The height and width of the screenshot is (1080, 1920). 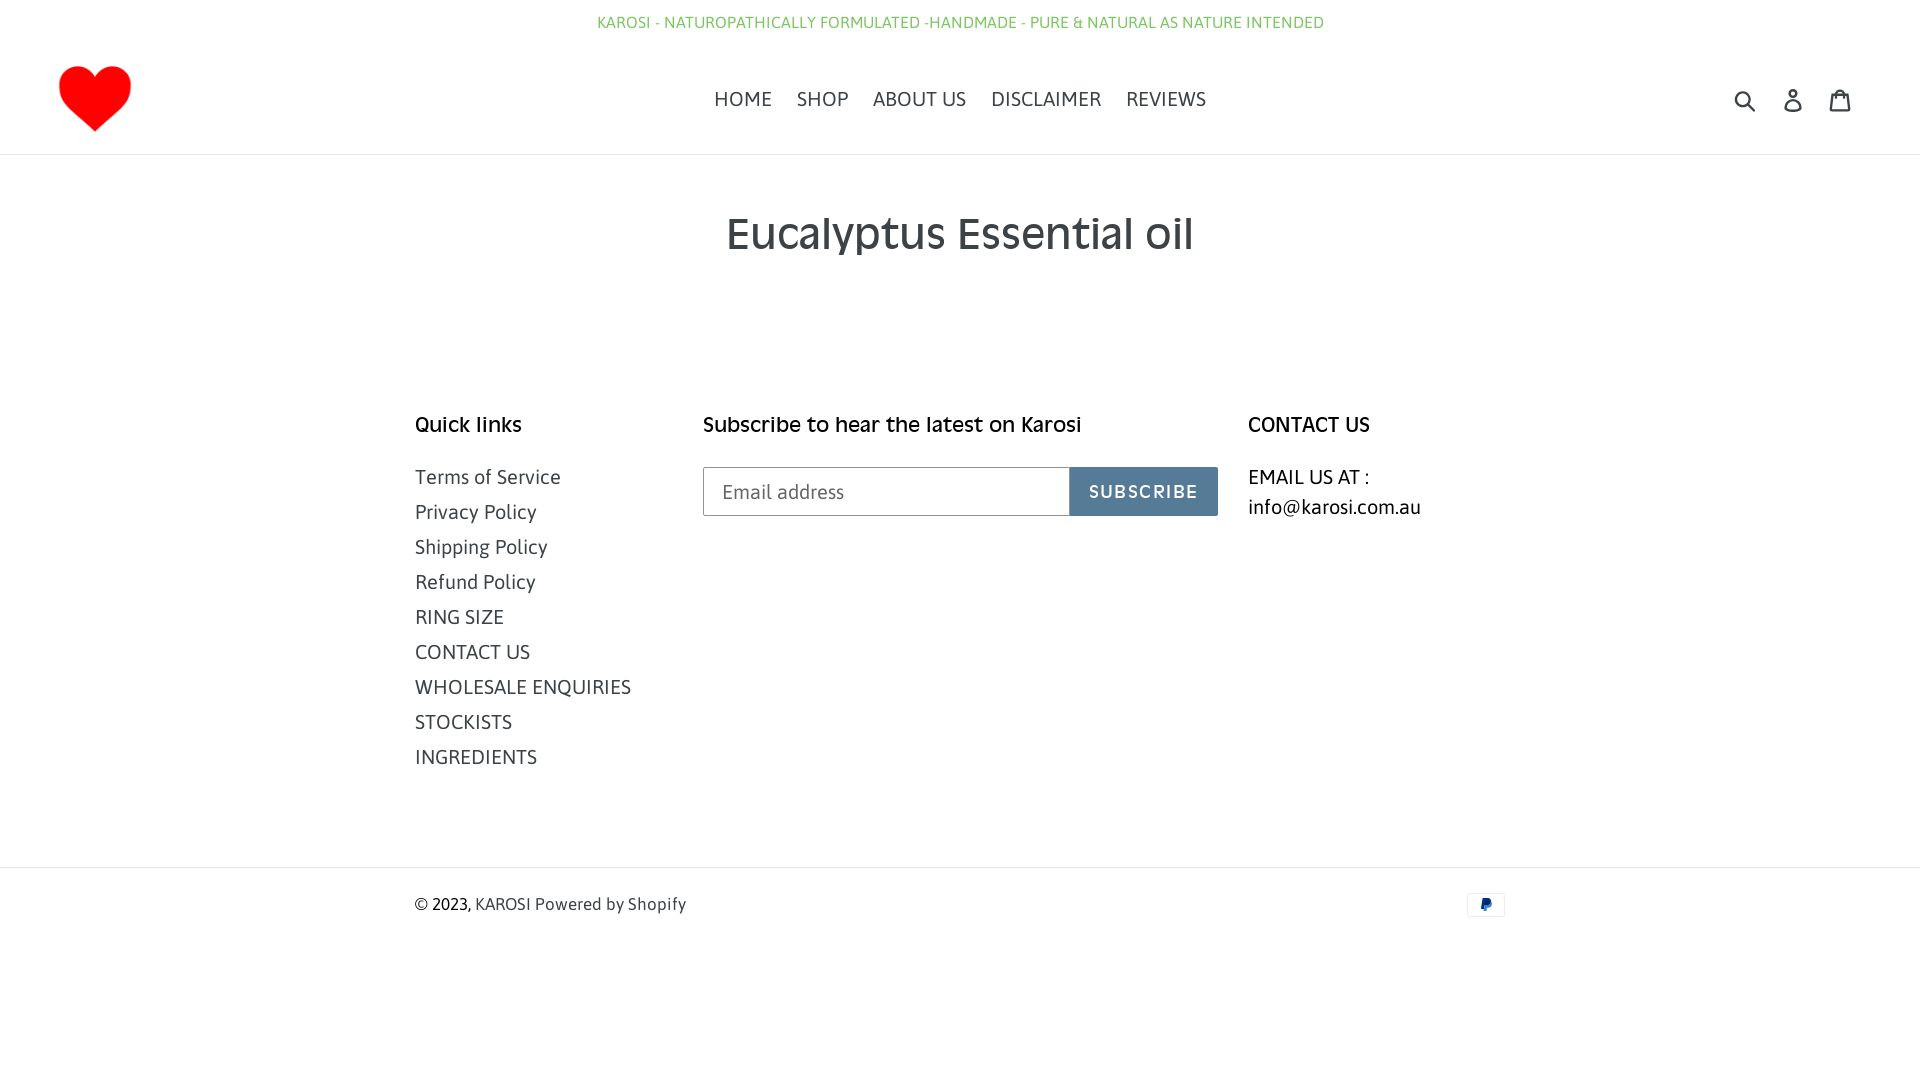 I want to click on 'Refund Policy', so click(x=474, y=581).